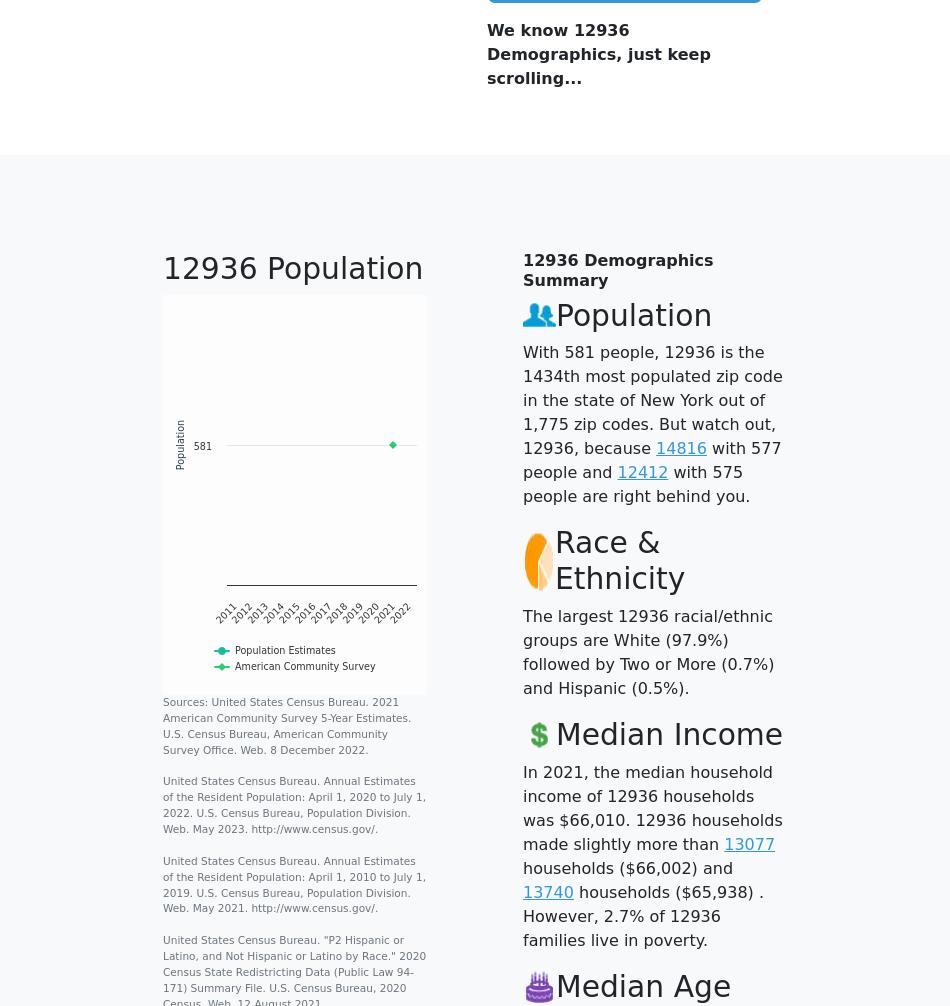 The height and width of the screenshot is (1006, 950). Describe the element at coordinates (636, 68) in the screenshot. I see `'it had lots of charts and graphs that my supervisor liked.'` at that location.